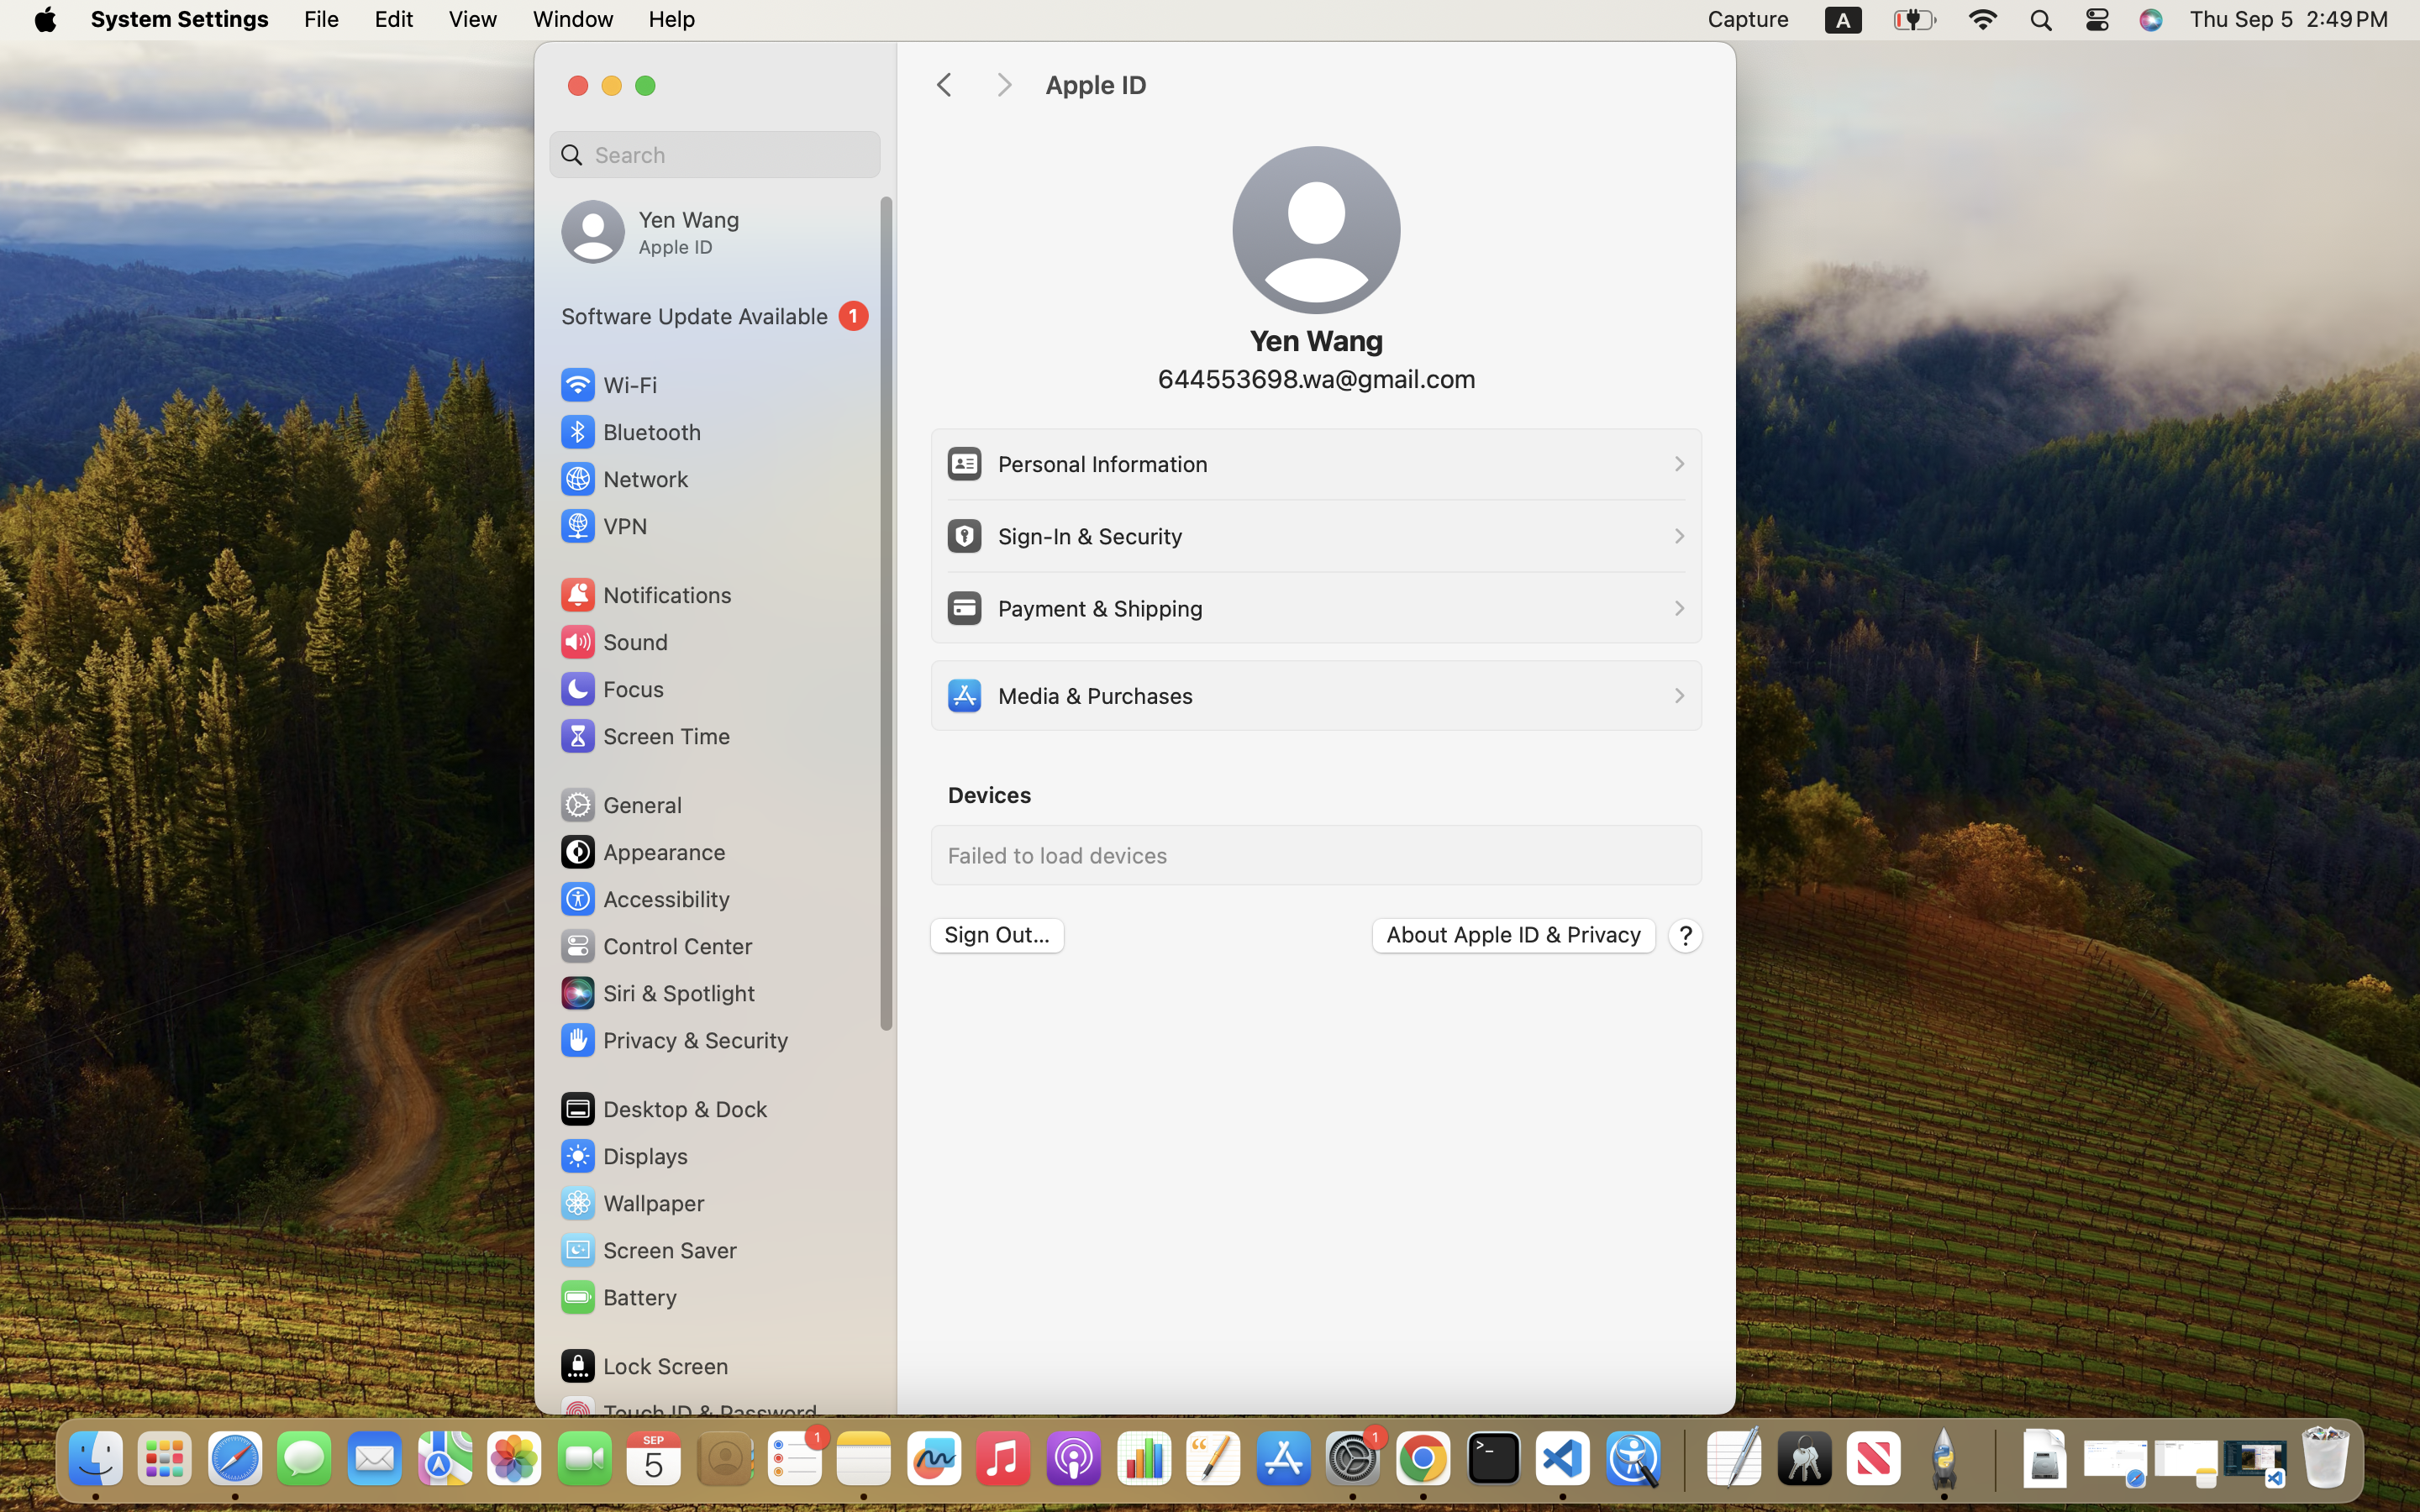 The image size is (2420, 1512). I want to click on 'Privacy & Security', so click(671, 1039).